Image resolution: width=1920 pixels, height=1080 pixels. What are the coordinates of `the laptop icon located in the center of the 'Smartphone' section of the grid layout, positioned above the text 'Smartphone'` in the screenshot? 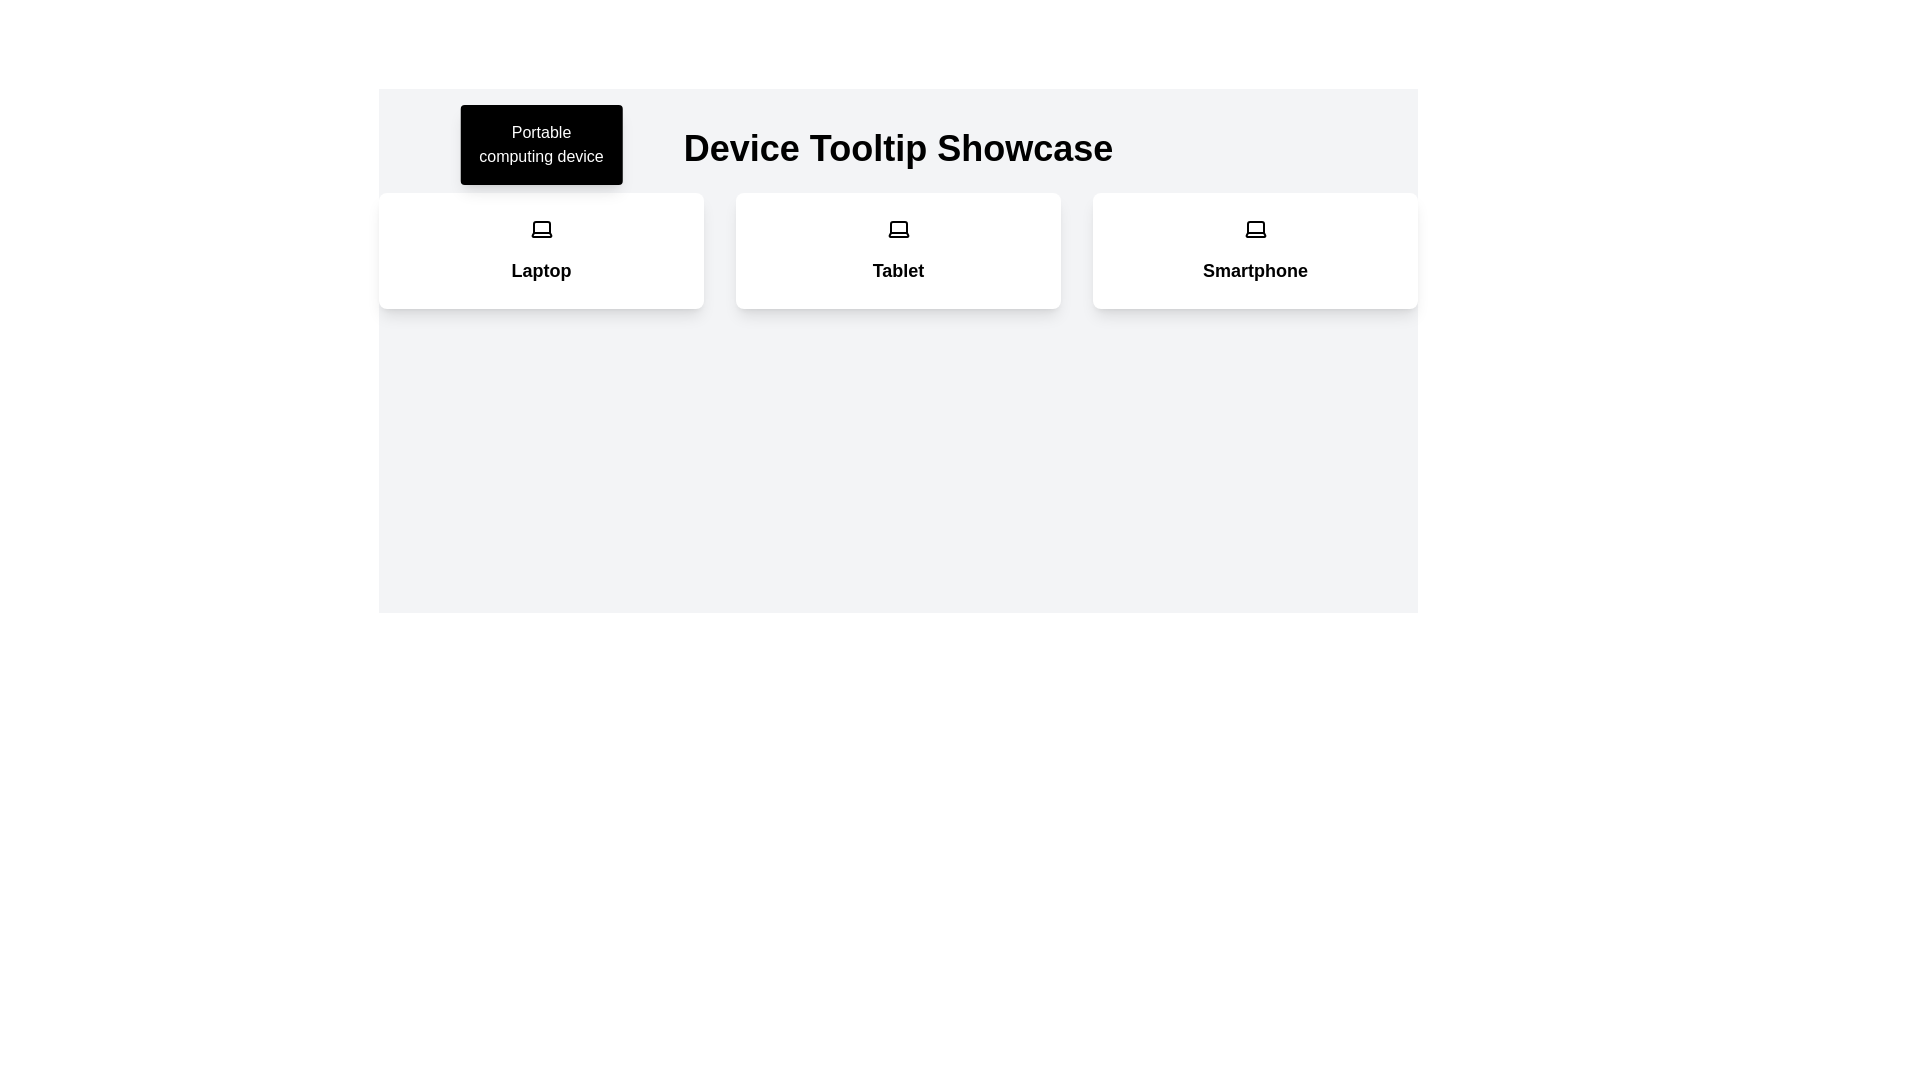 It's located at (1254, 227).